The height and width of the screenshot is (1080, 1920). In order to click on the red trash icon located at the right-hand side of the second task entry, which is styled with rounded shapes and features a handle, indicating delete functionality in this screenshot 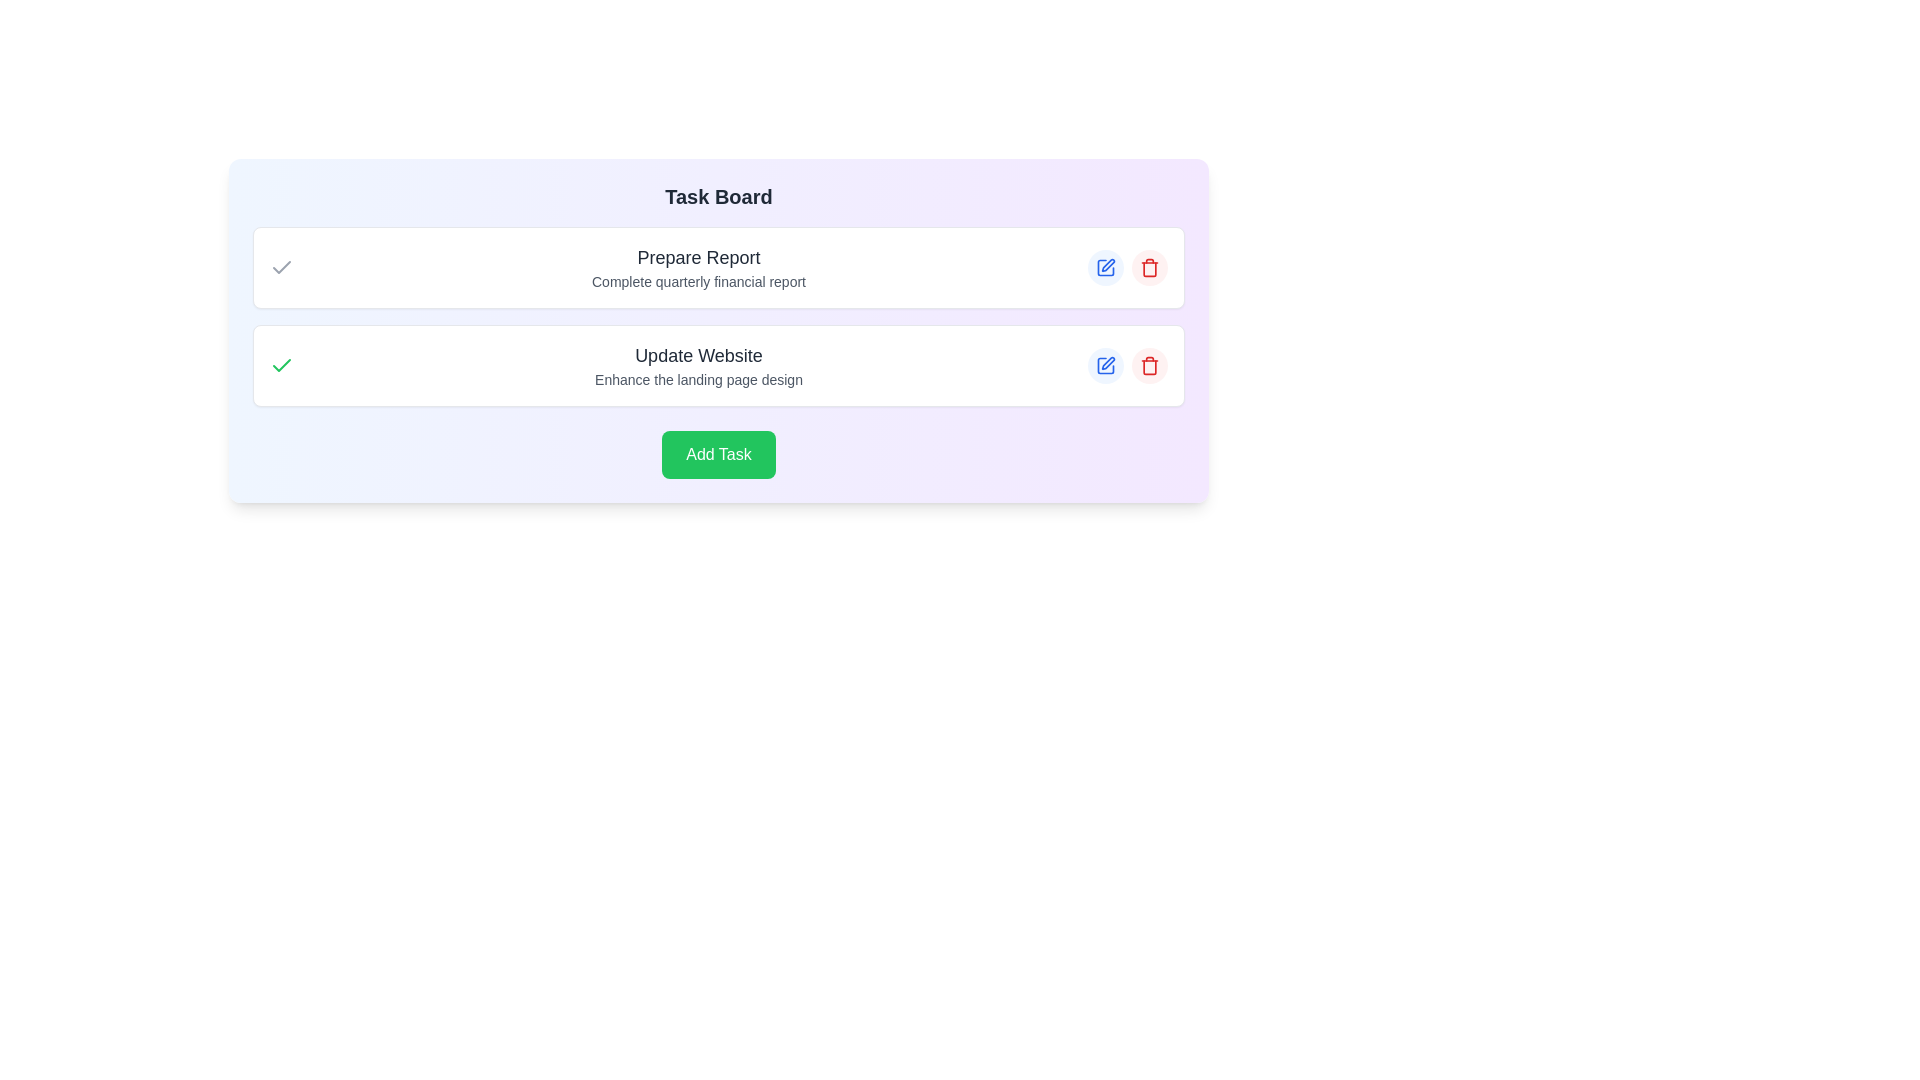, I will do `click(1150, 266)`.